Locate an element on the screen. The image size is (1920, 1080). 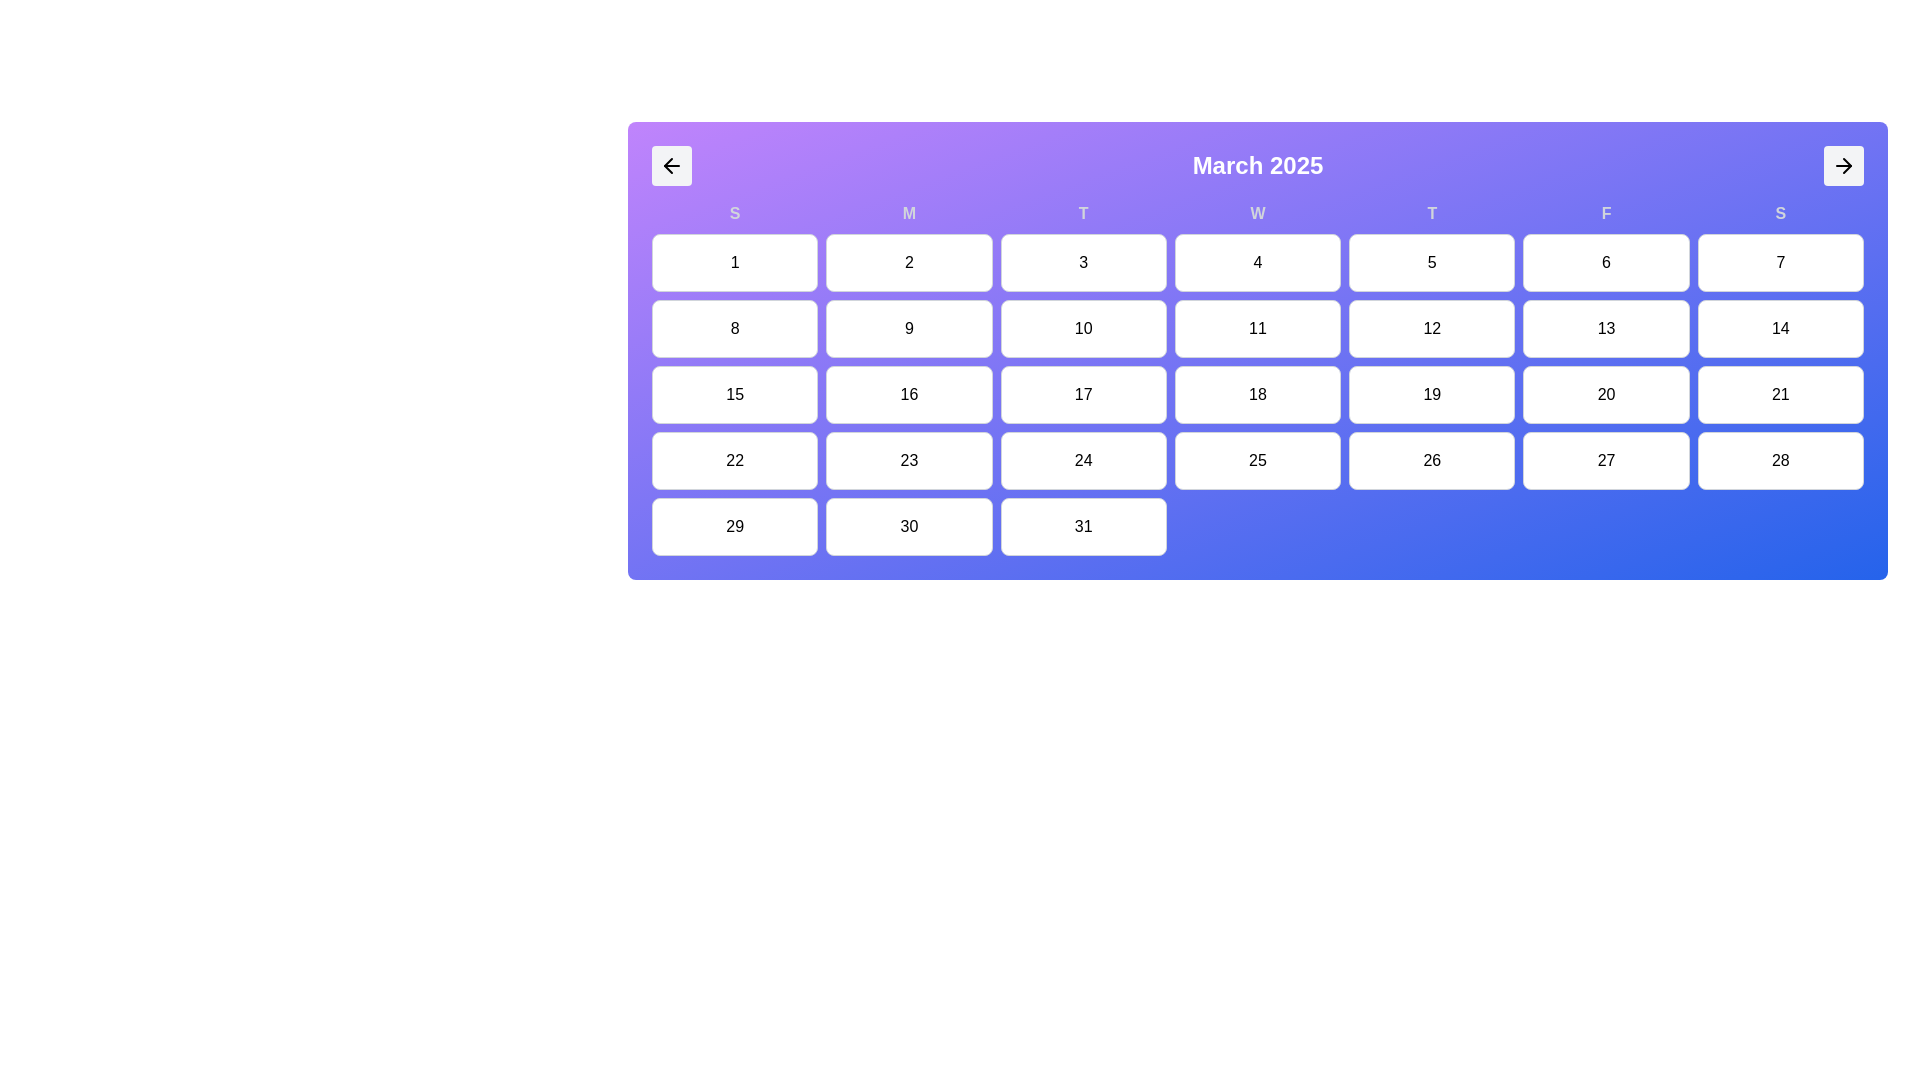
the Calendar day cell displaying the number '31' in the bottom row of the calendar grid under the Thursday column is located at coordinates (1082, 526).